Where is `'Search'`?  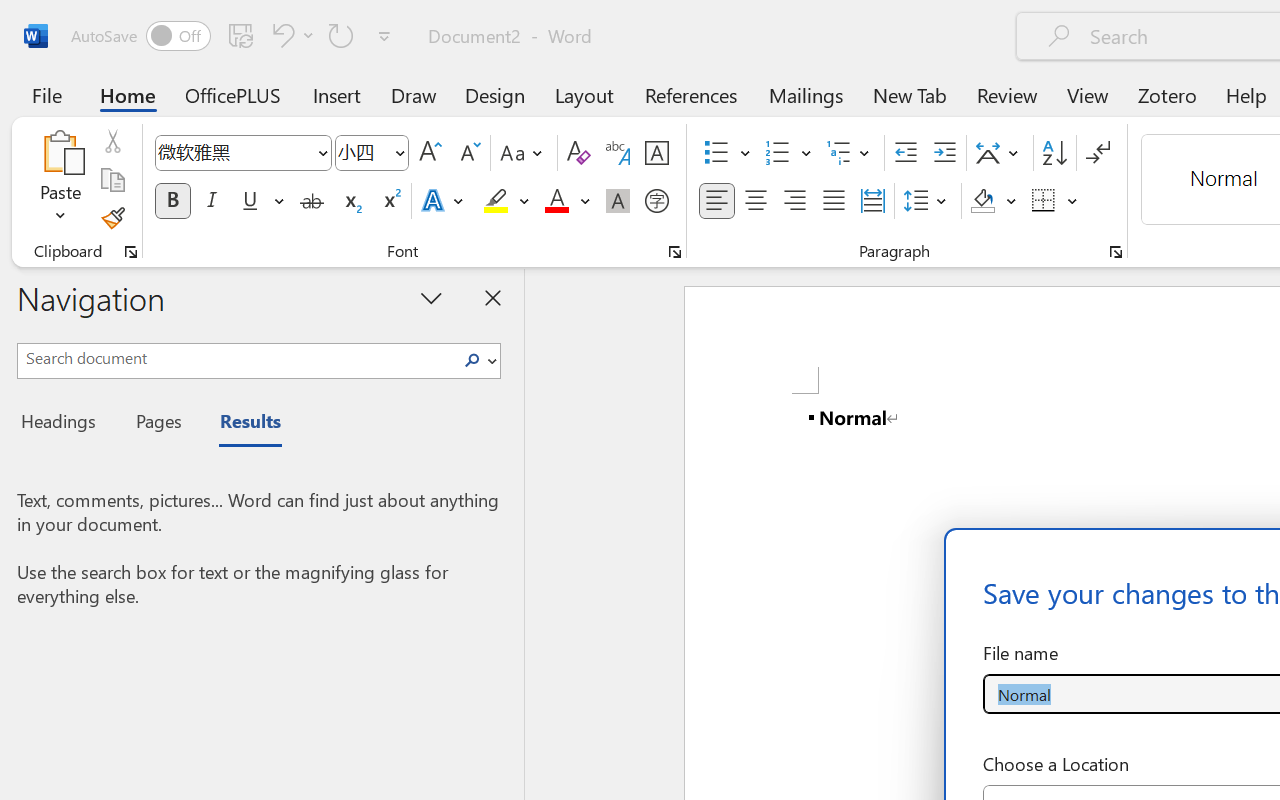
'Search' is located at coordinates (471, 360).